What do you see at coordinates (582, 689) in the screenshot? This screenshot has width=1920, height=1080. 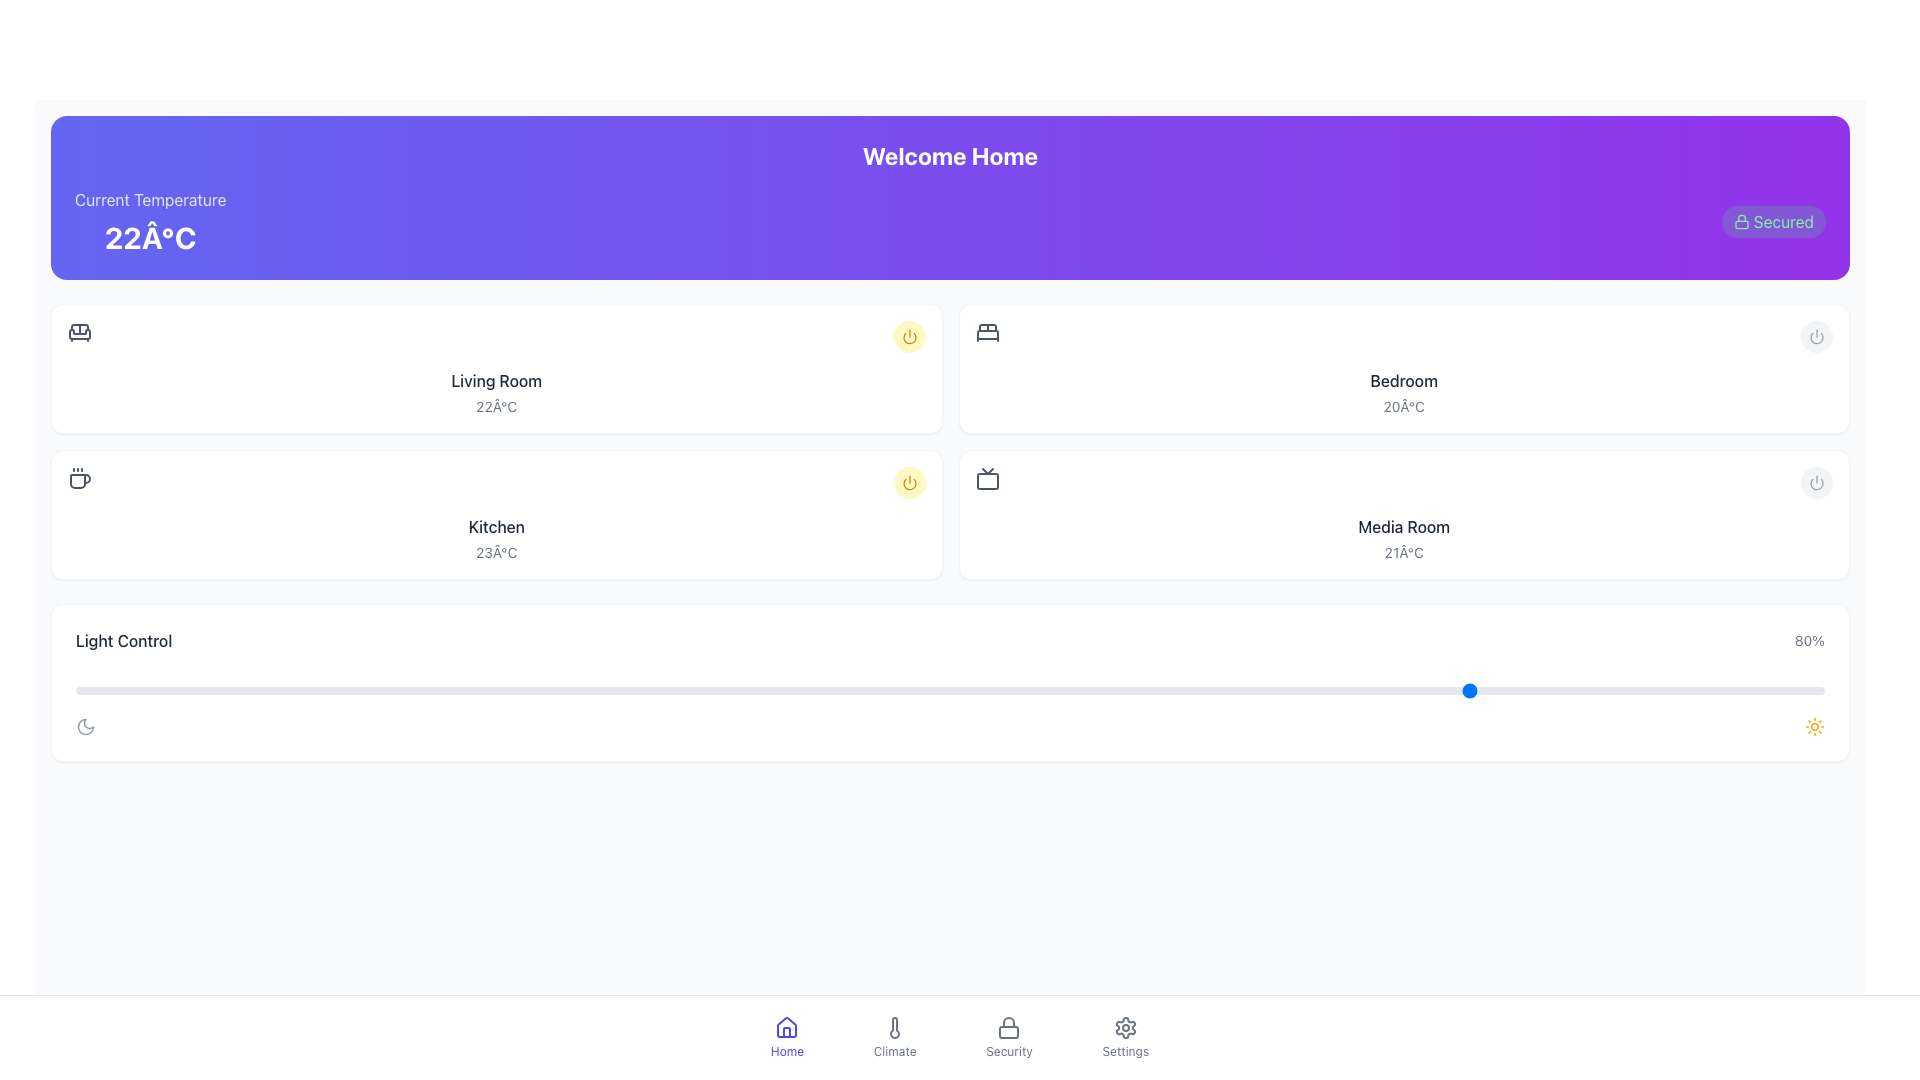 I see `the slider` at bounding box center [582, 689].